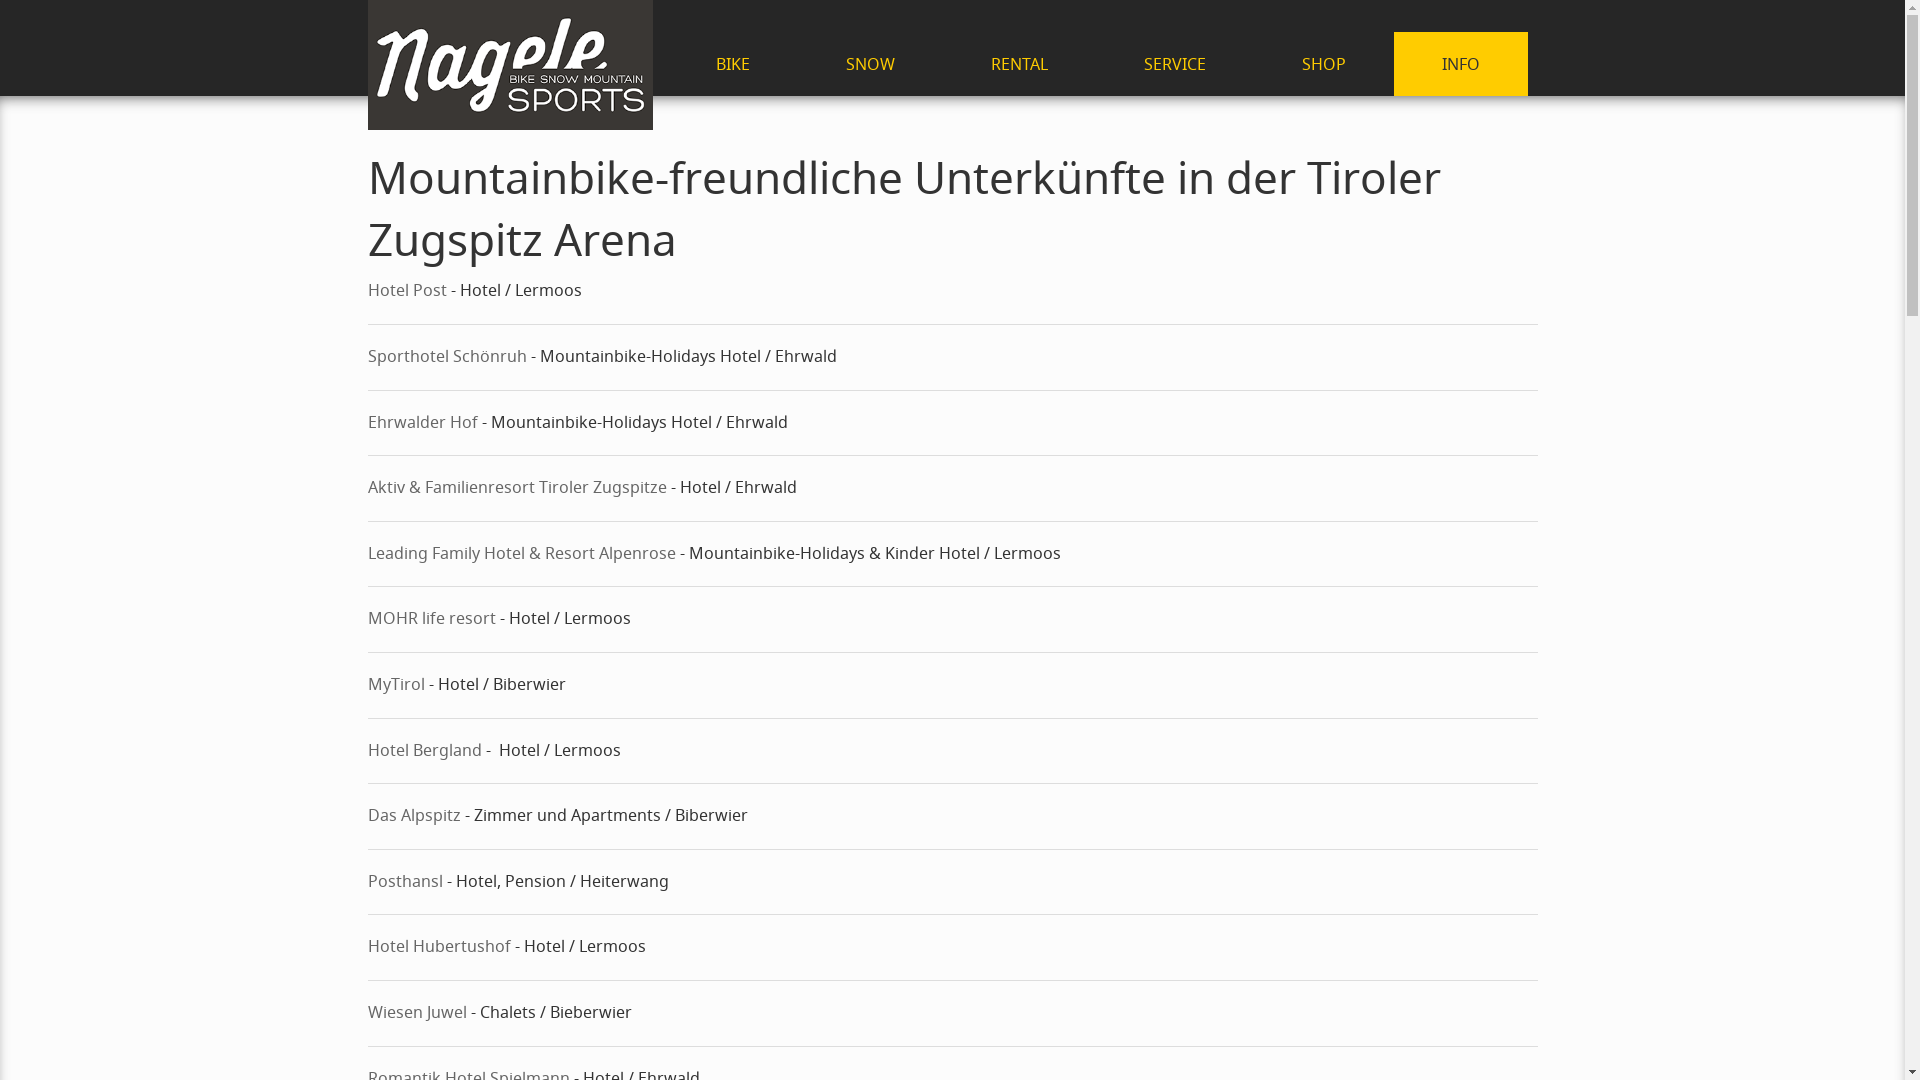  What do you see at coordinates (415, 814) in the screenshot?
I see `'Das Alpspitz'` at bounding box center [415, 814].